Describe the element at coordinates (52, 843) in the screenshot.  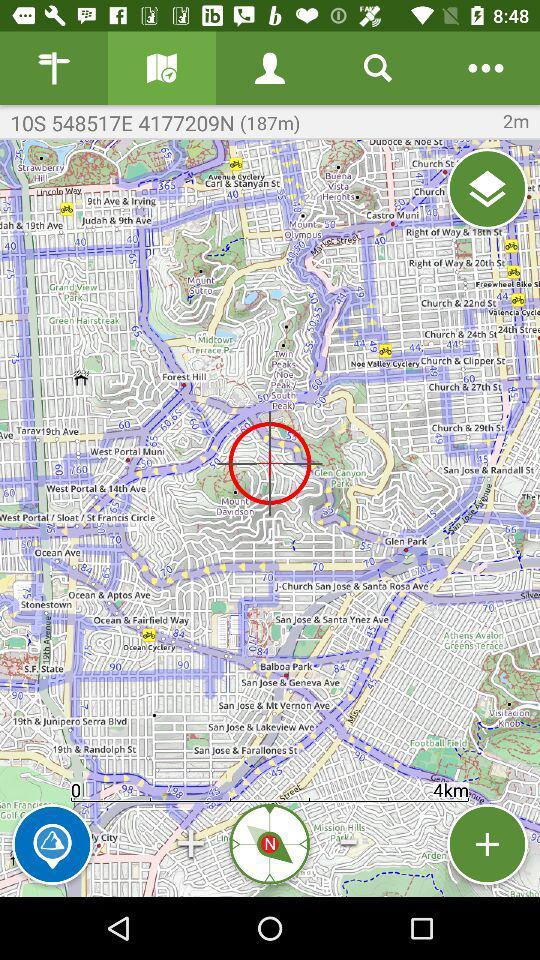
I see `the item at the bottom left corner` at that location.